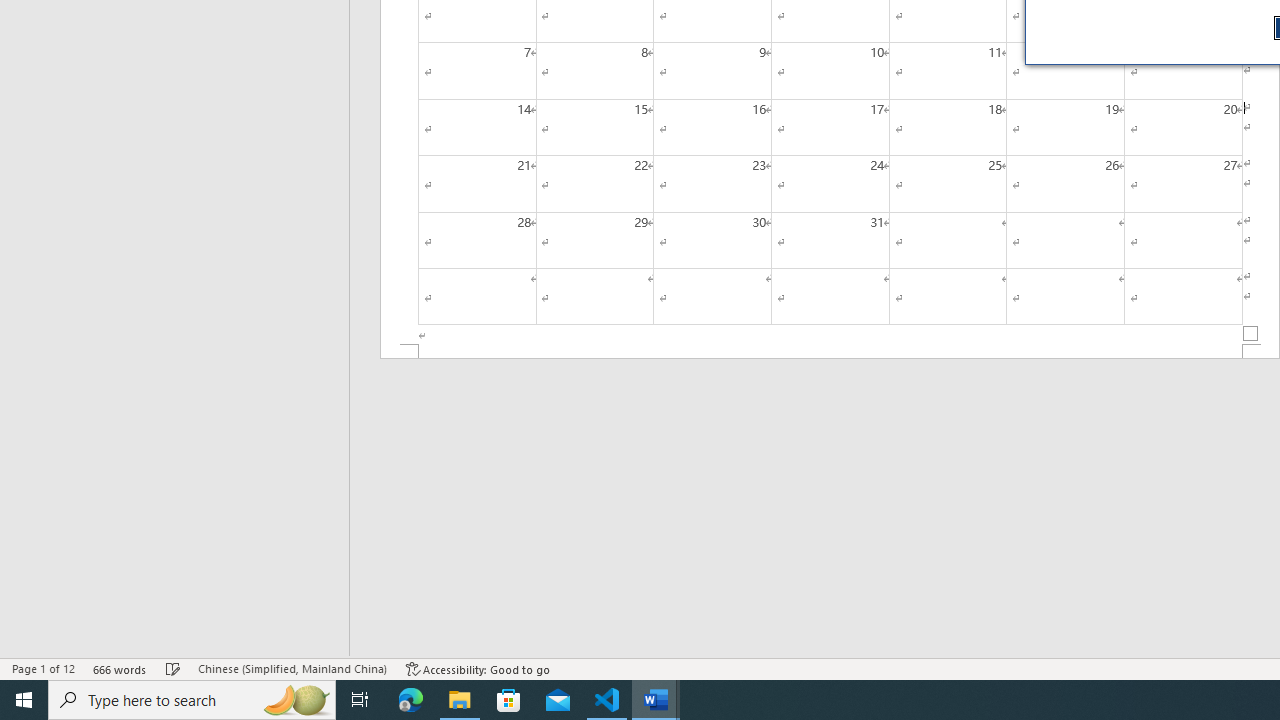 The height and width of the screenshot is (720, 1280). What do you see at coordinates (119, 669) in the screenshot?
I see `'Word Count 666 words'` at bounding box center [119, 669].